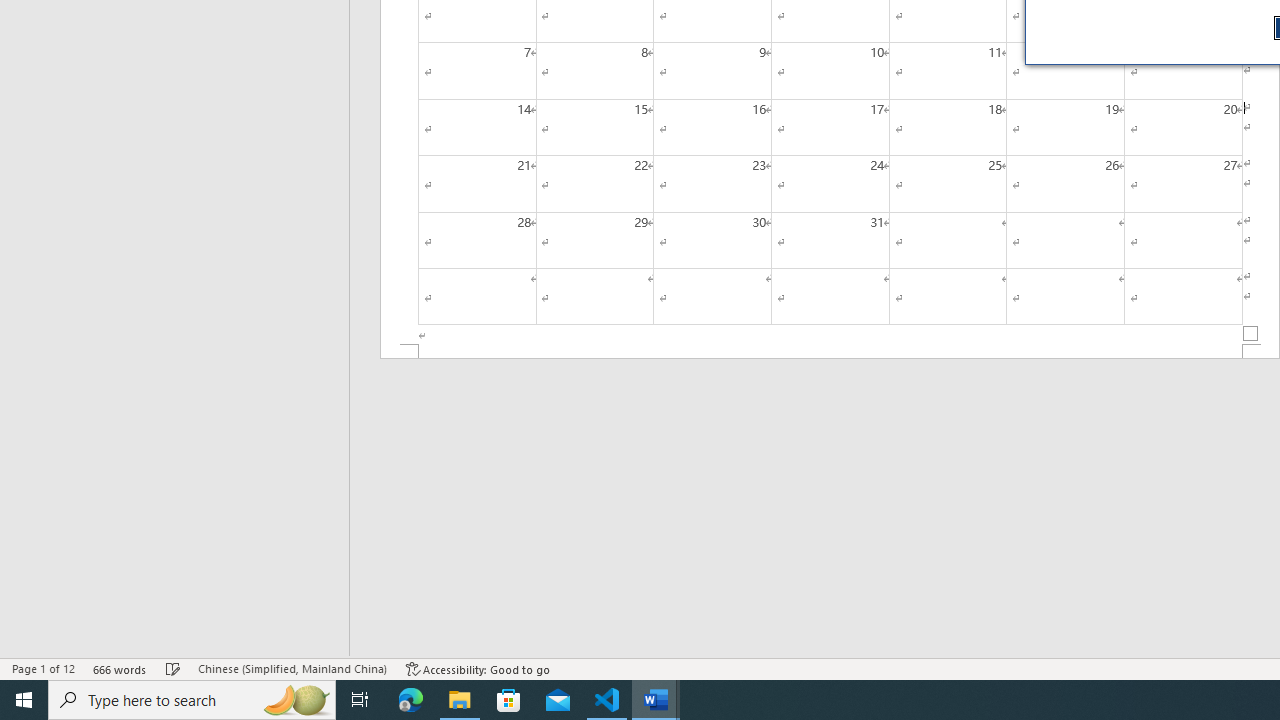 The height and width of the screenshot is (720, 1280). What do you see at coordinates (119, 669) in the screenshot?
I see `'Word Count 666 words'` at bounding box center [119, 669].